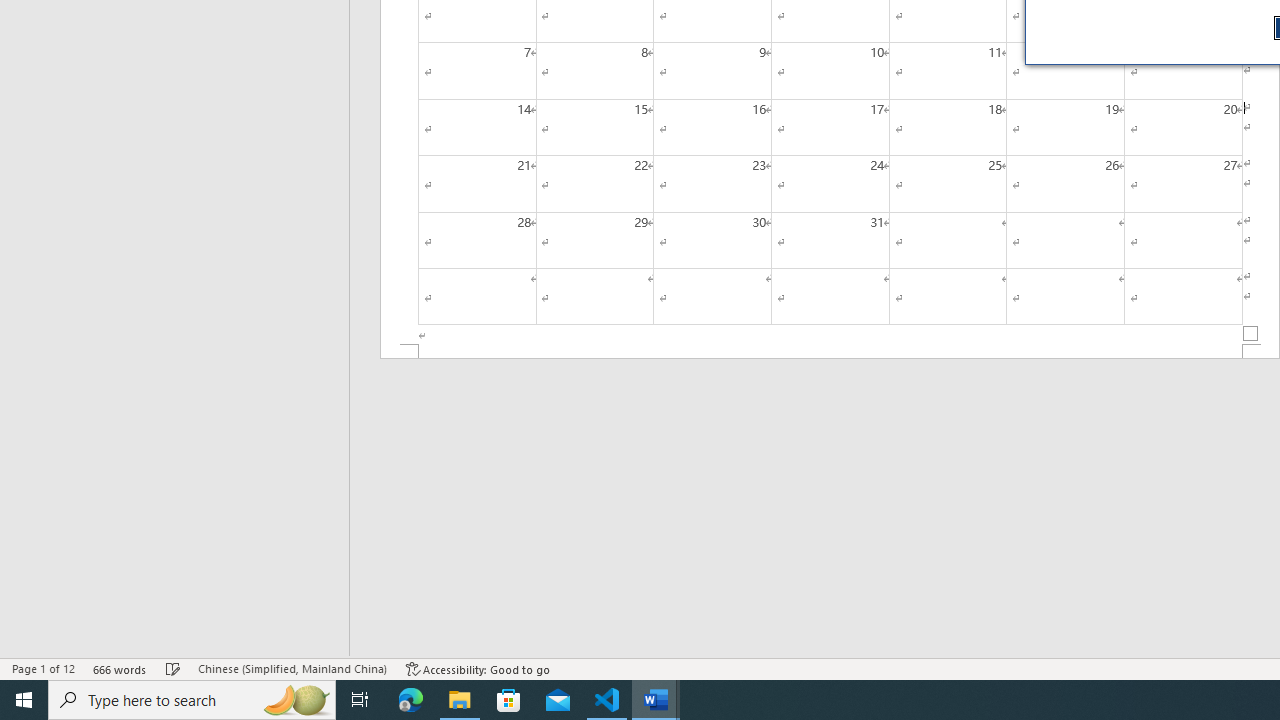 The height and width of the screenshot is (720, 1280). What do you see at coordinates (119, 669) in the screenshot?
I see `'Word Count 666 words'` at bounding box center [119, 669].